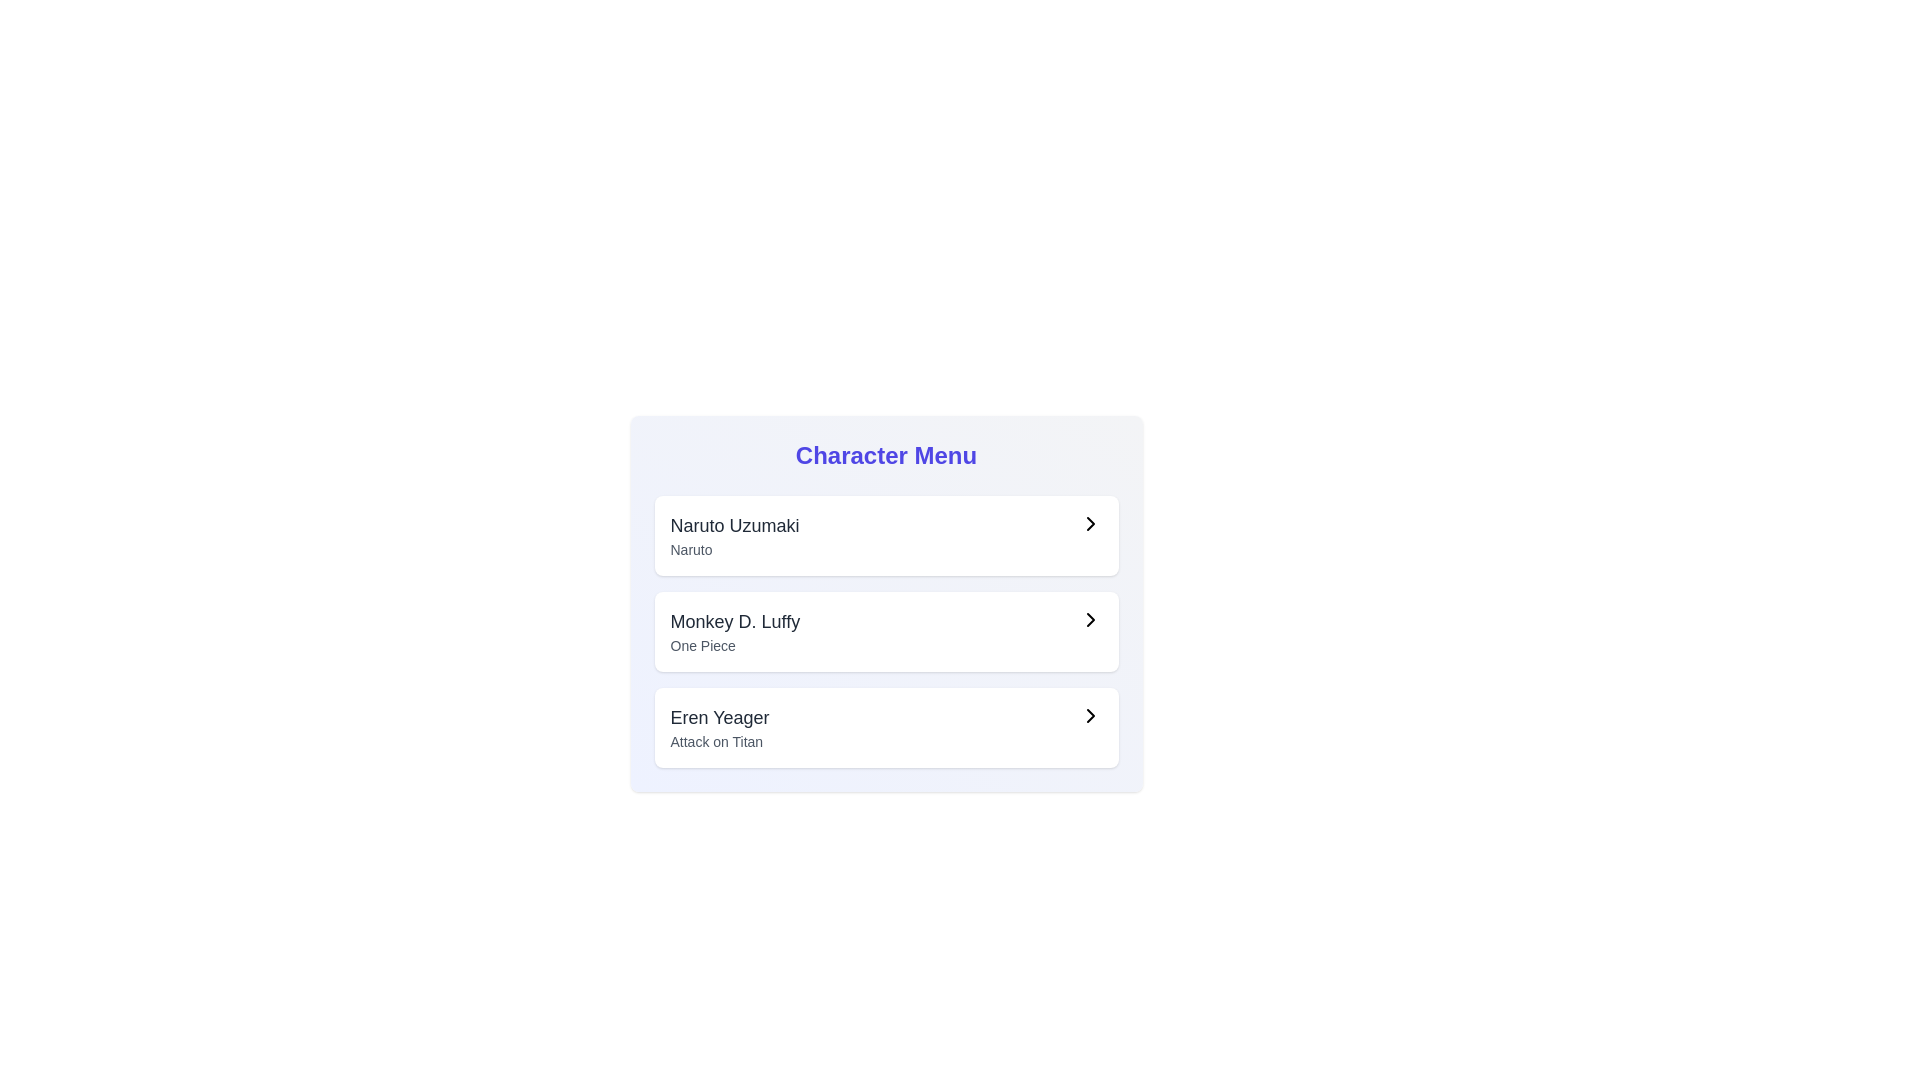 This screenshot has height=1080, width=1920. I want to click on the second list item with navigation labeled 'Monkey D. Luffy', so click(885, 603).